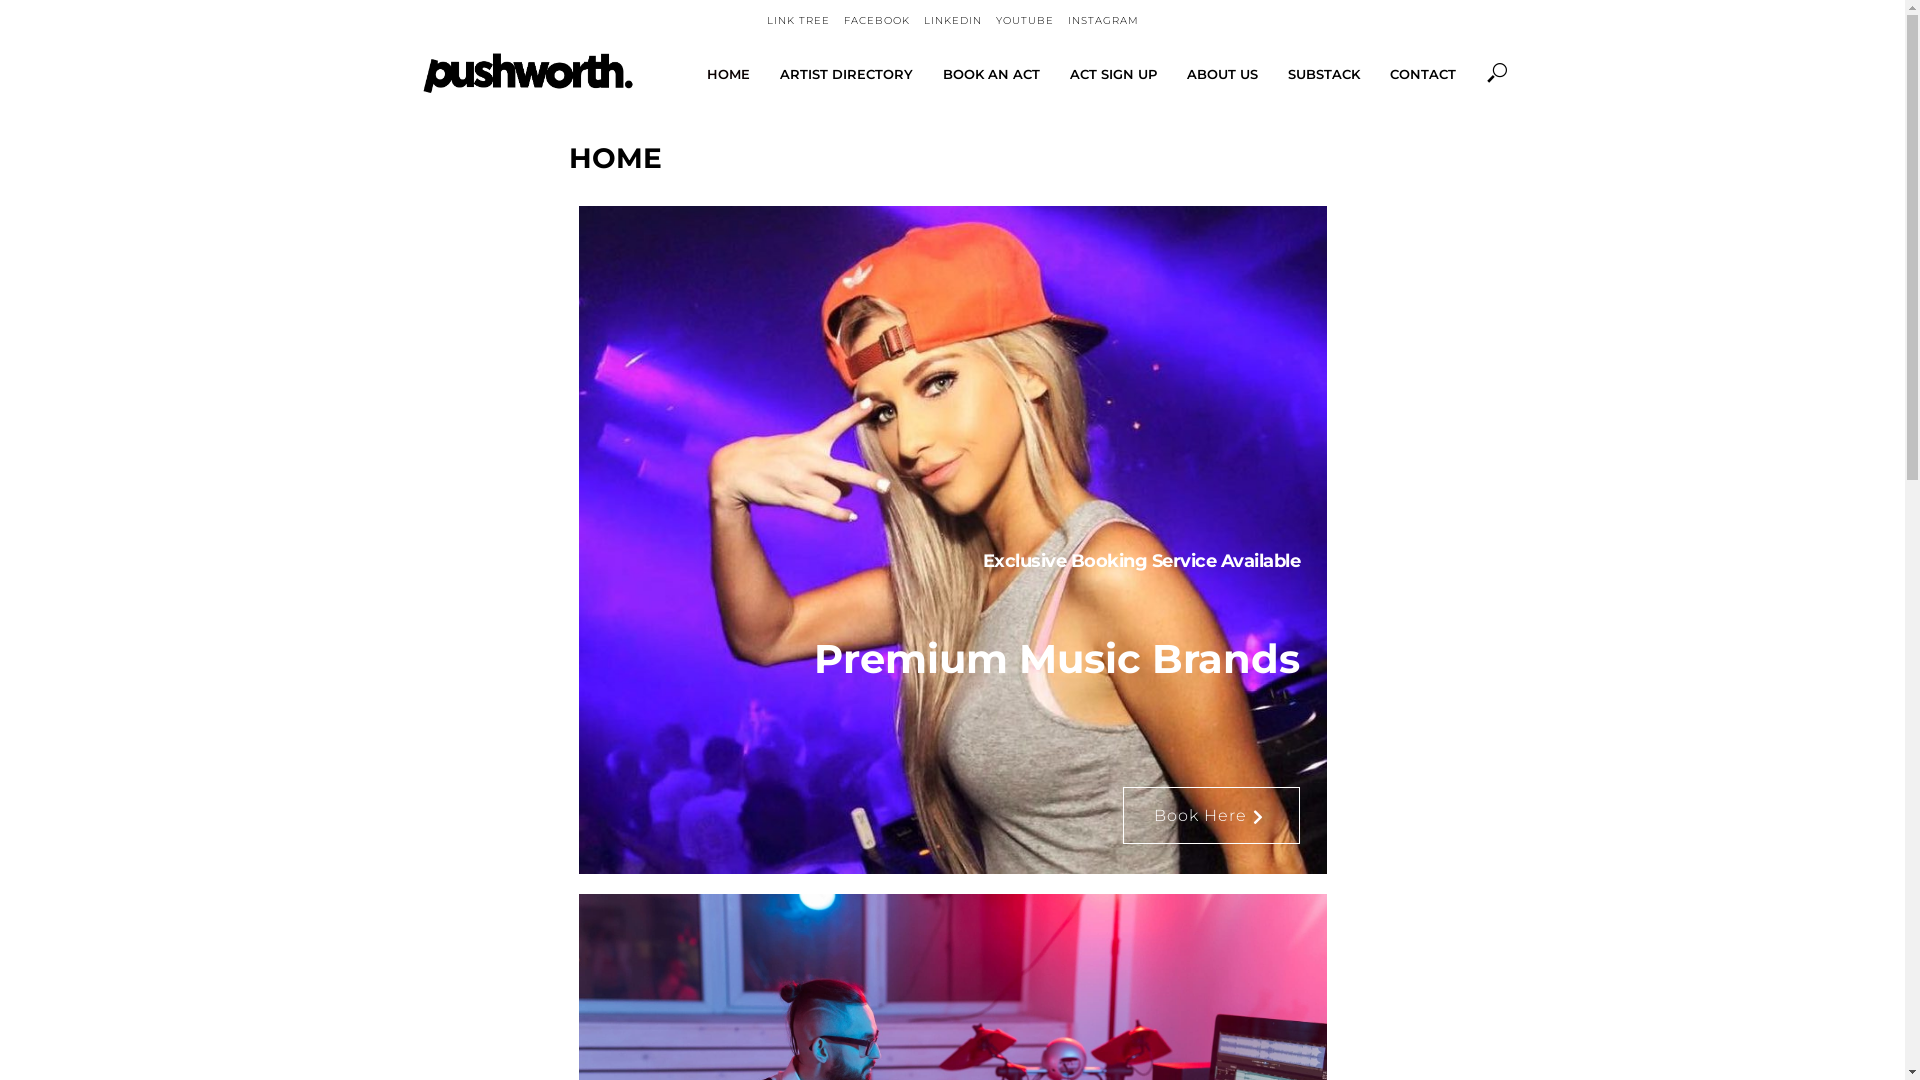  What do you see at coordinates (727, 72) in the screenshot?
I see `'HOME'` at bounding box center [727, 72].